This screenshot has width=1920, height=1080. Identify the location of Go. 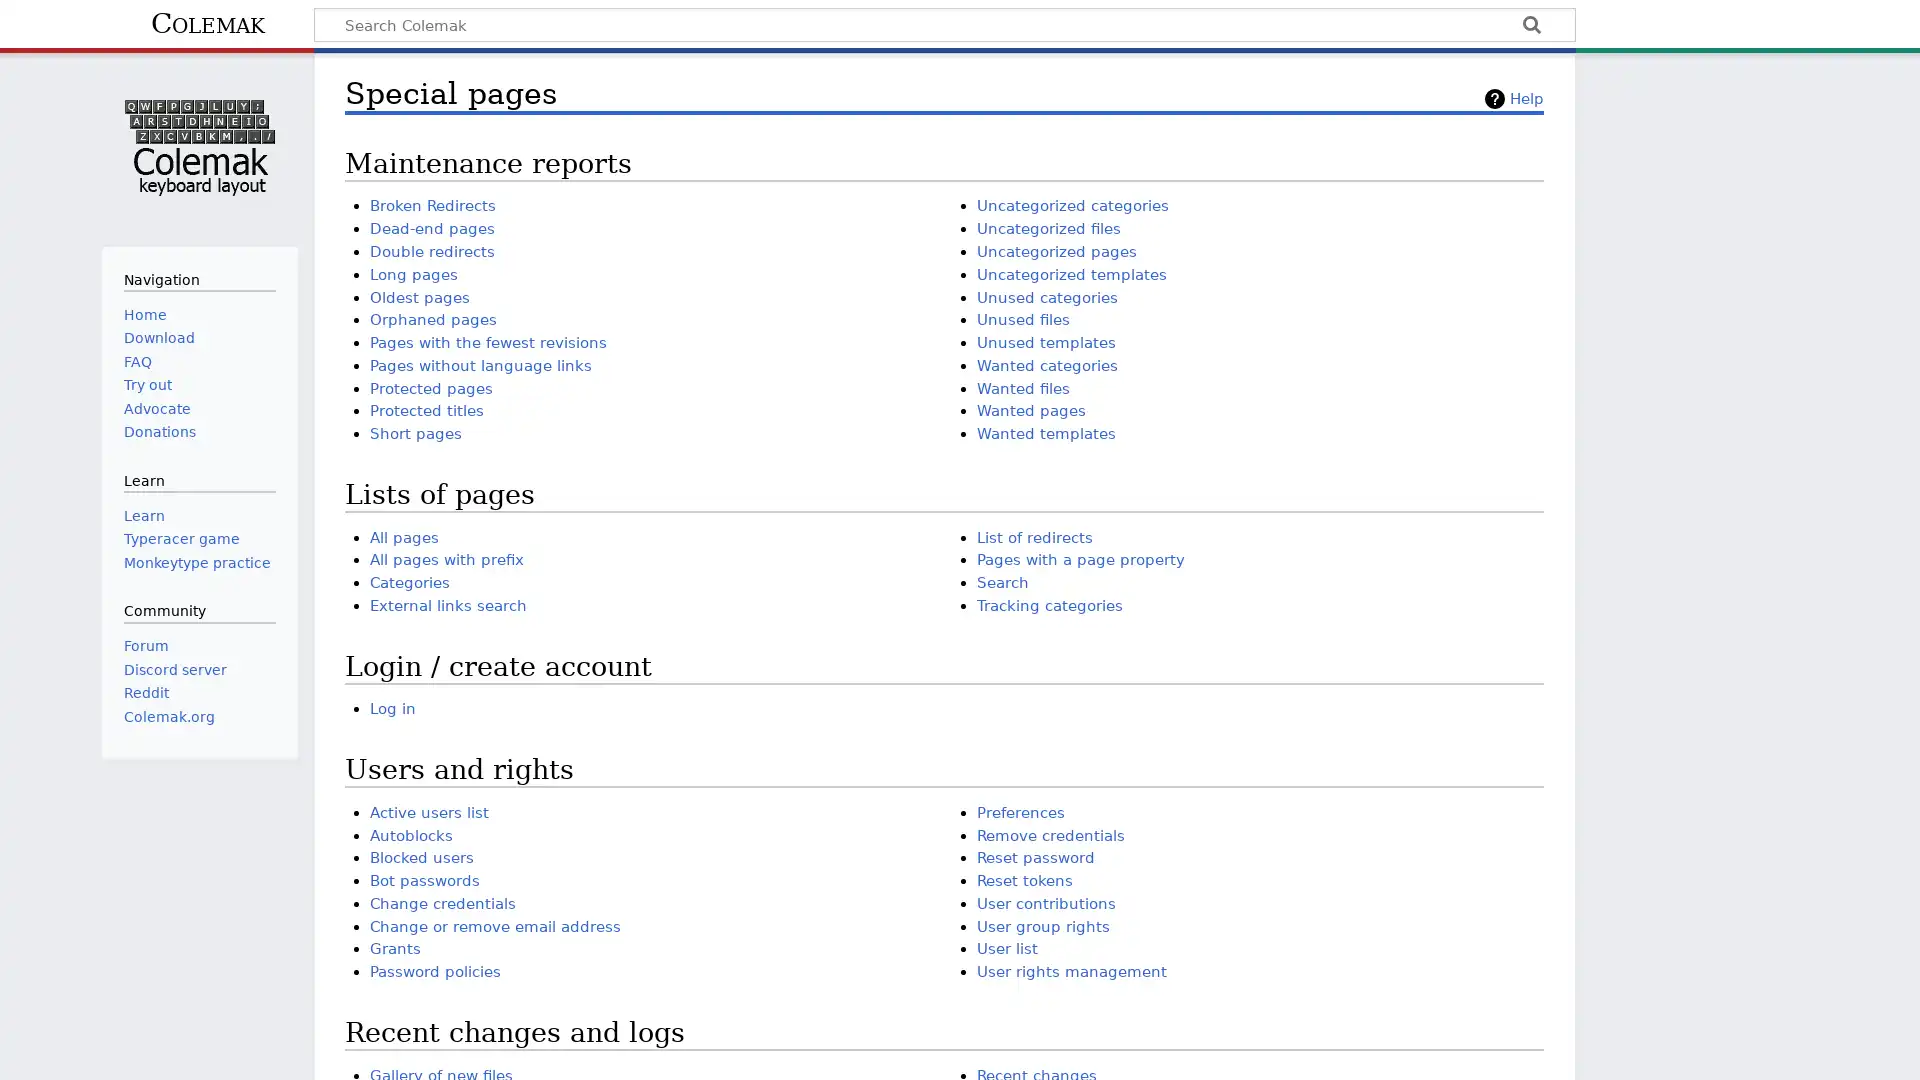
(1530, 27).